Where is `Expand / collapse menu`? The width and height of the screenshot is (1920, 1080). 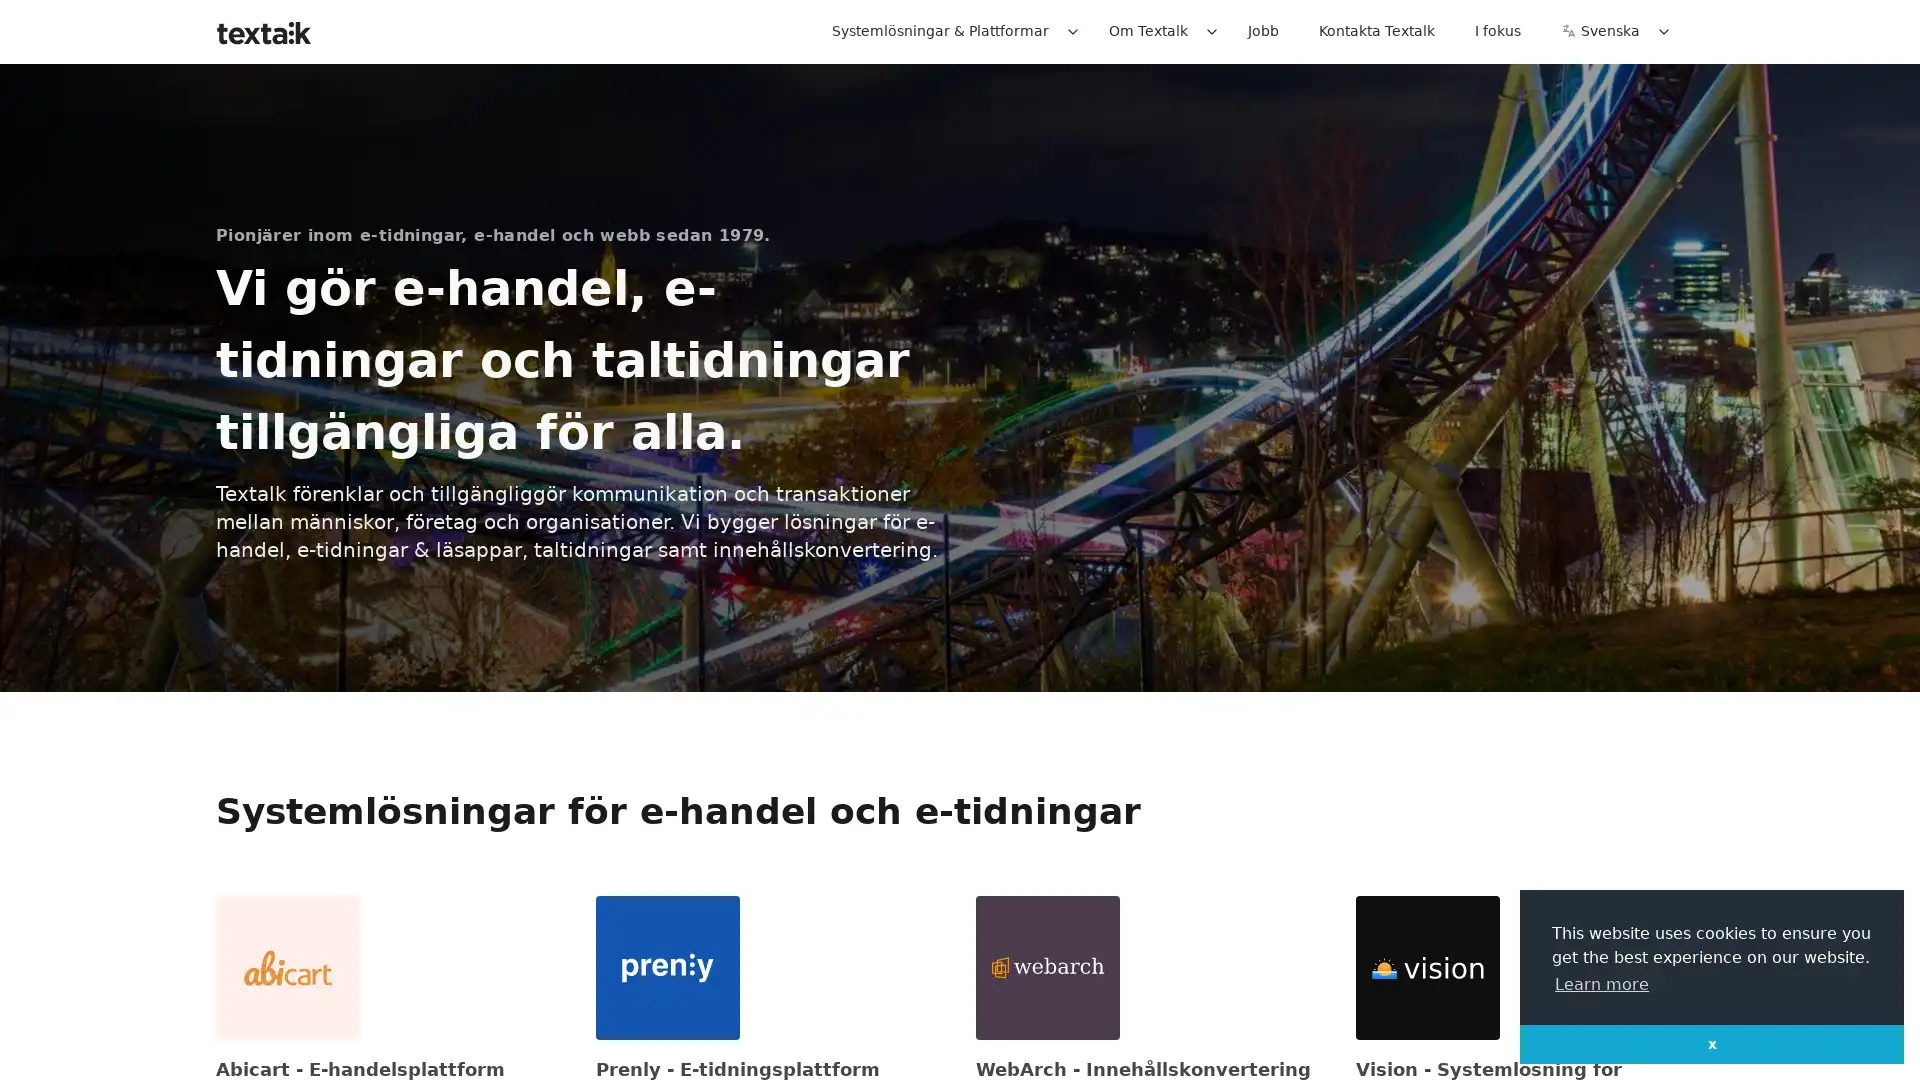 Expand / collapse menu is located at coordinates (1069, 30).